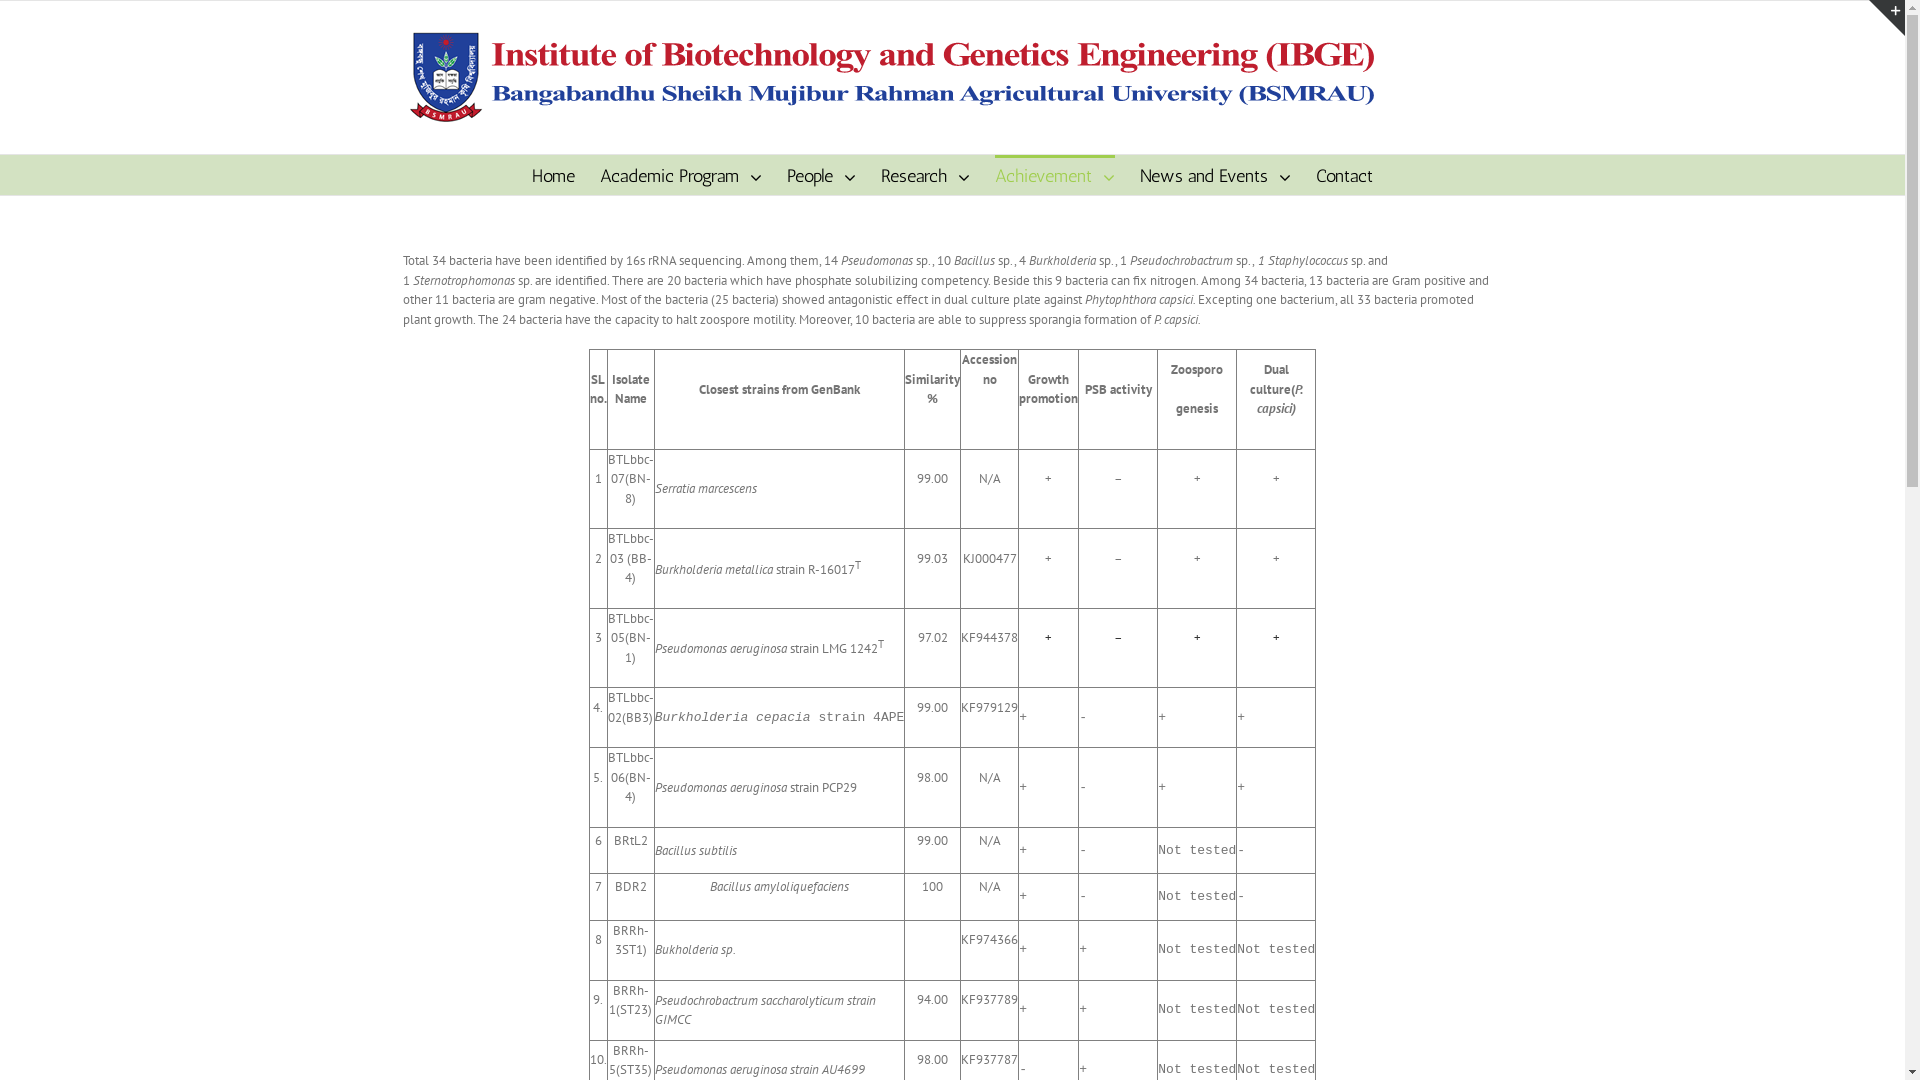 The image size is (1920, 1080). I want to click on 'Toggle Sliding Bar Area', so click(1885, 18).